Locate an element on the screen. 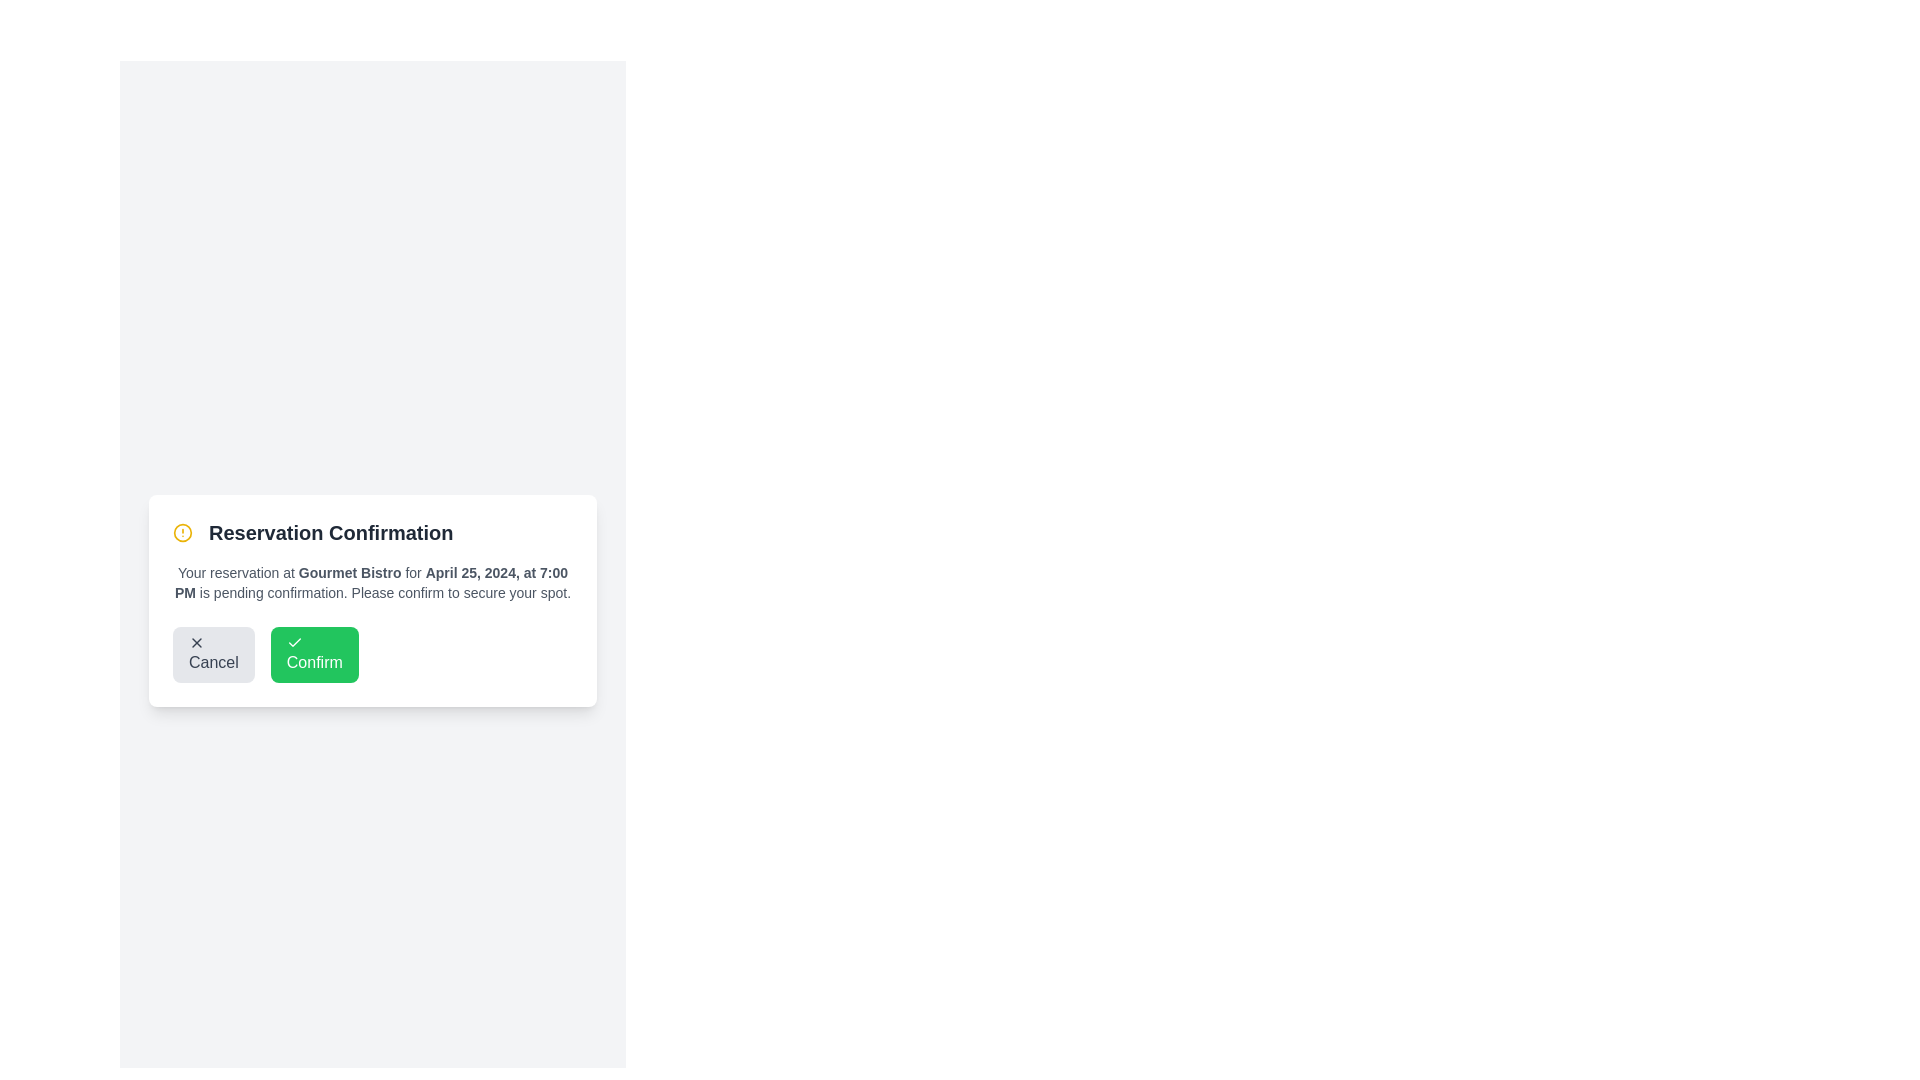  the cancellation icon located on the left side of the 'Cancel' button at the bottom-left of the interface is located at coordinates (196, 643).